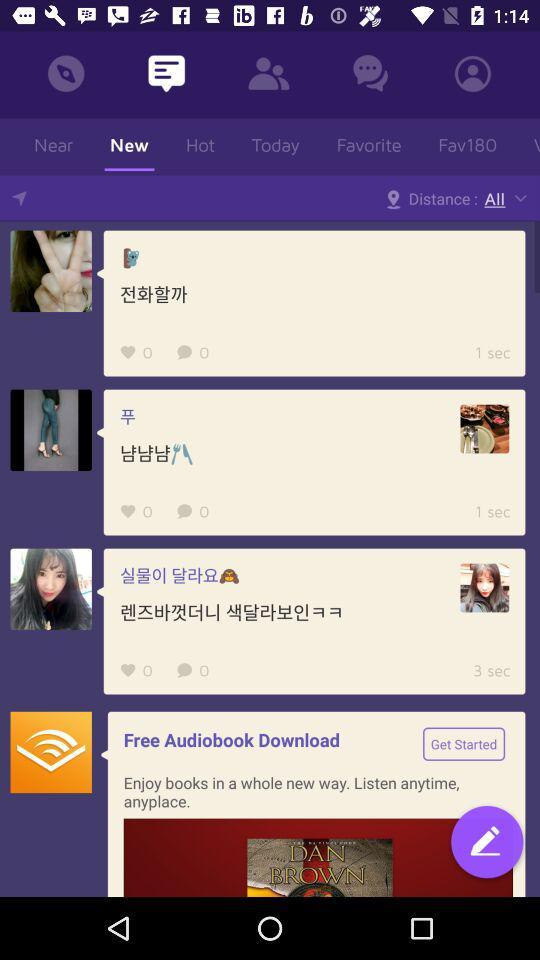 The width and height of the screenshot is (540, 960). I want to click on the edit icon, so click(486, 843).